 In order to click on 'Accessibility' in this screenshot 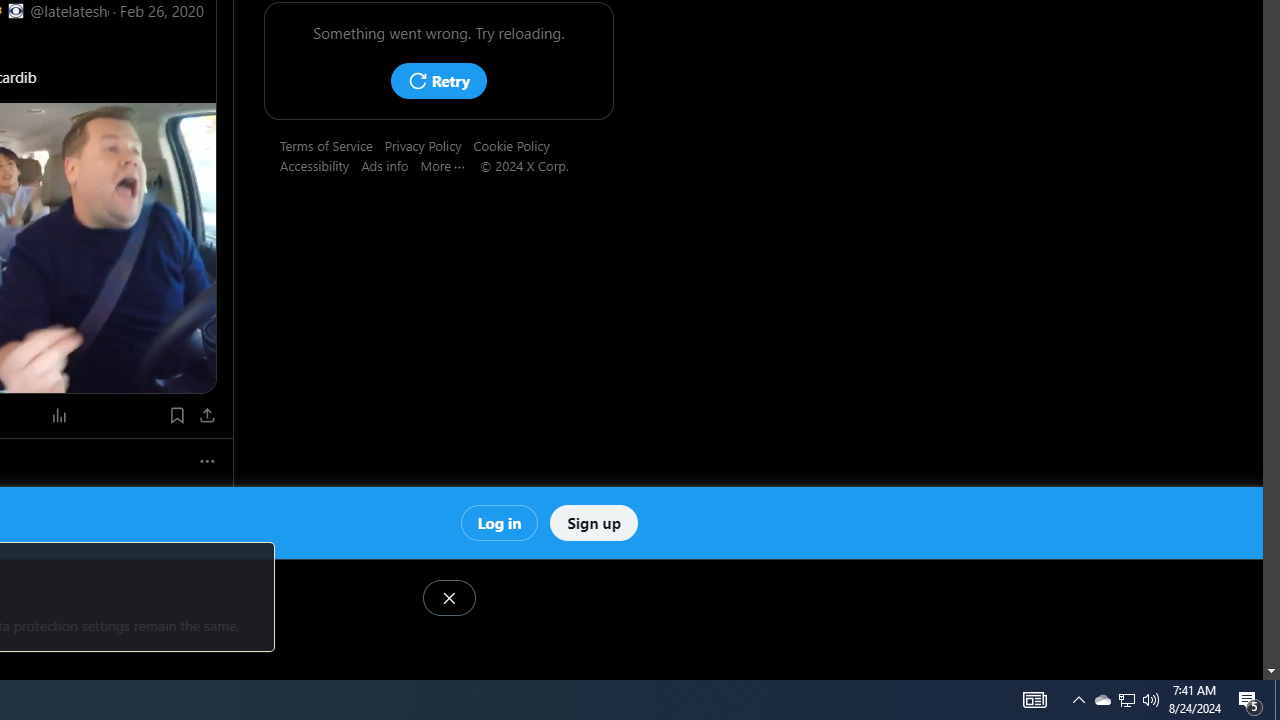, I will do `click(321, 164)`.